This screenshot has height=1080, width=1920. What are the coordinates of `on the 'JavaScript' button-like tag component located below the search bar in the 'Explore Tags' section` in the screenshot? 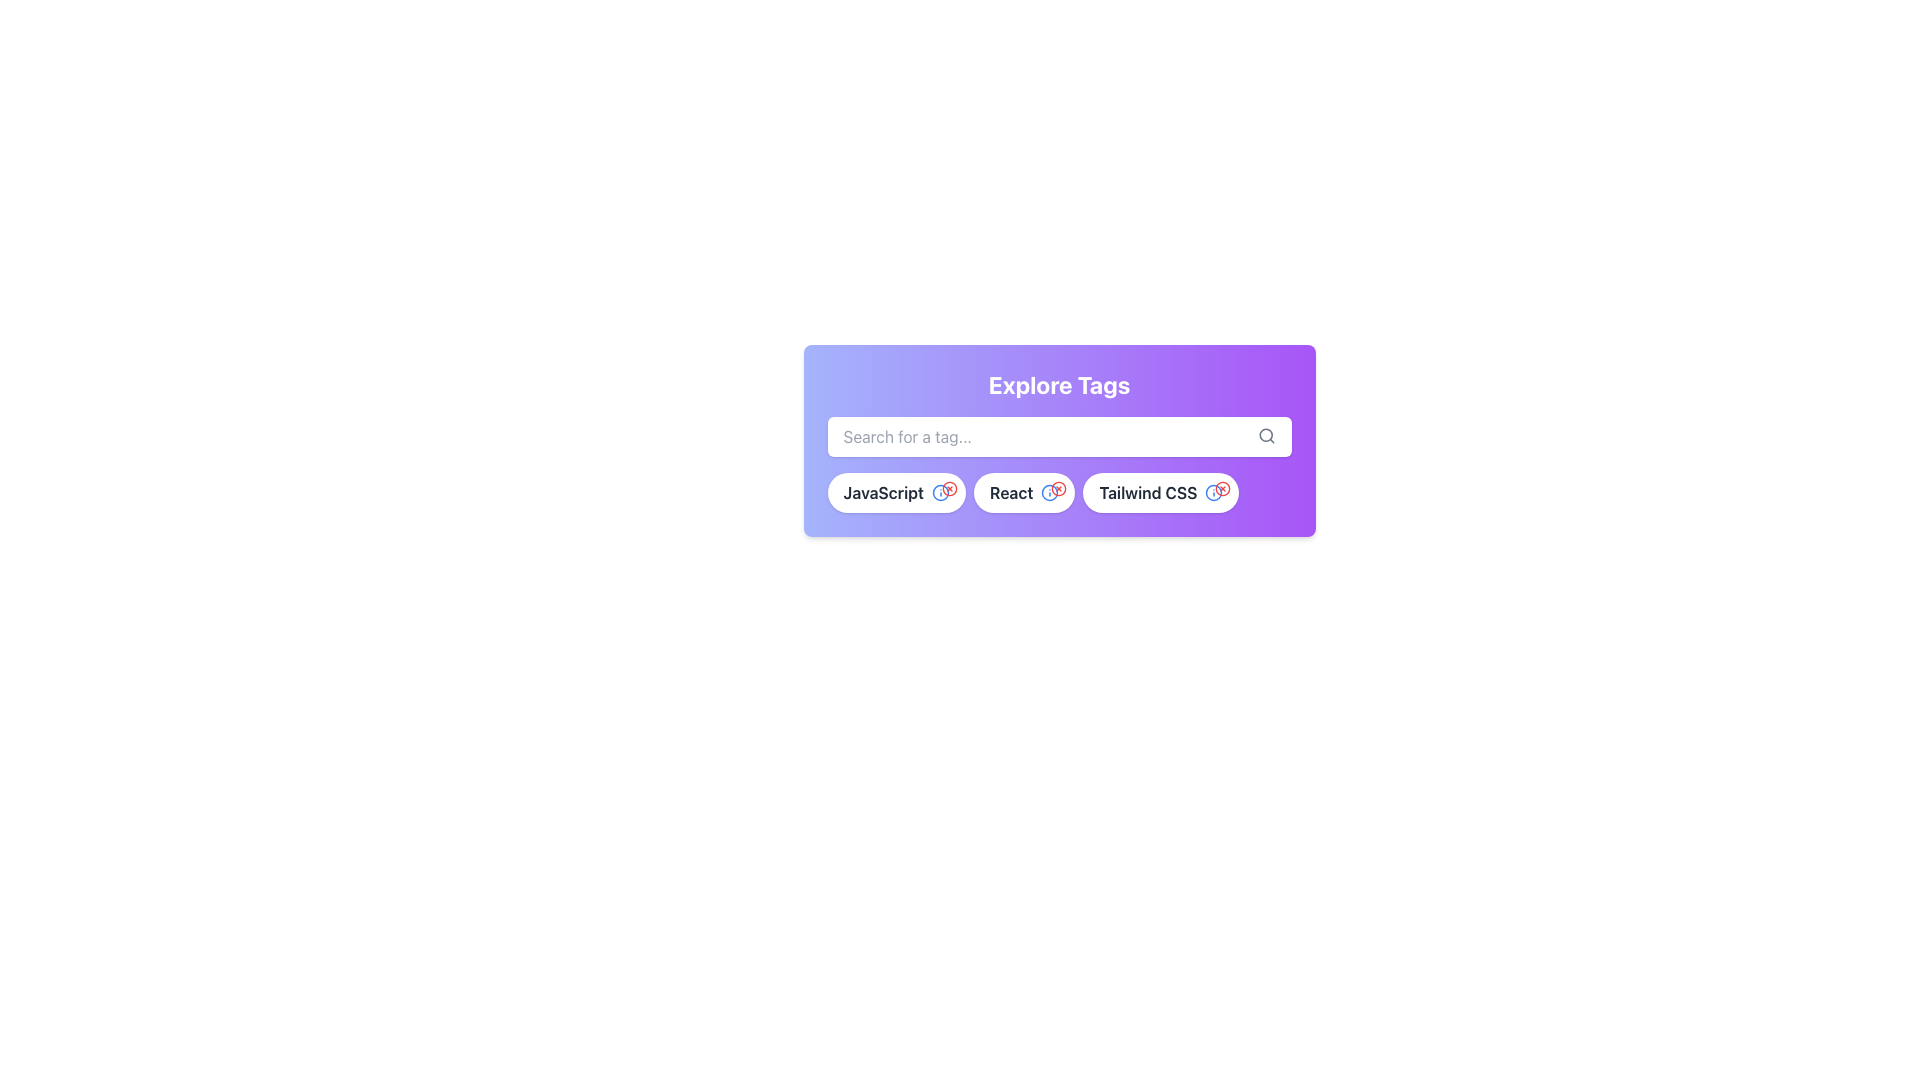 It's located at (895, 493).